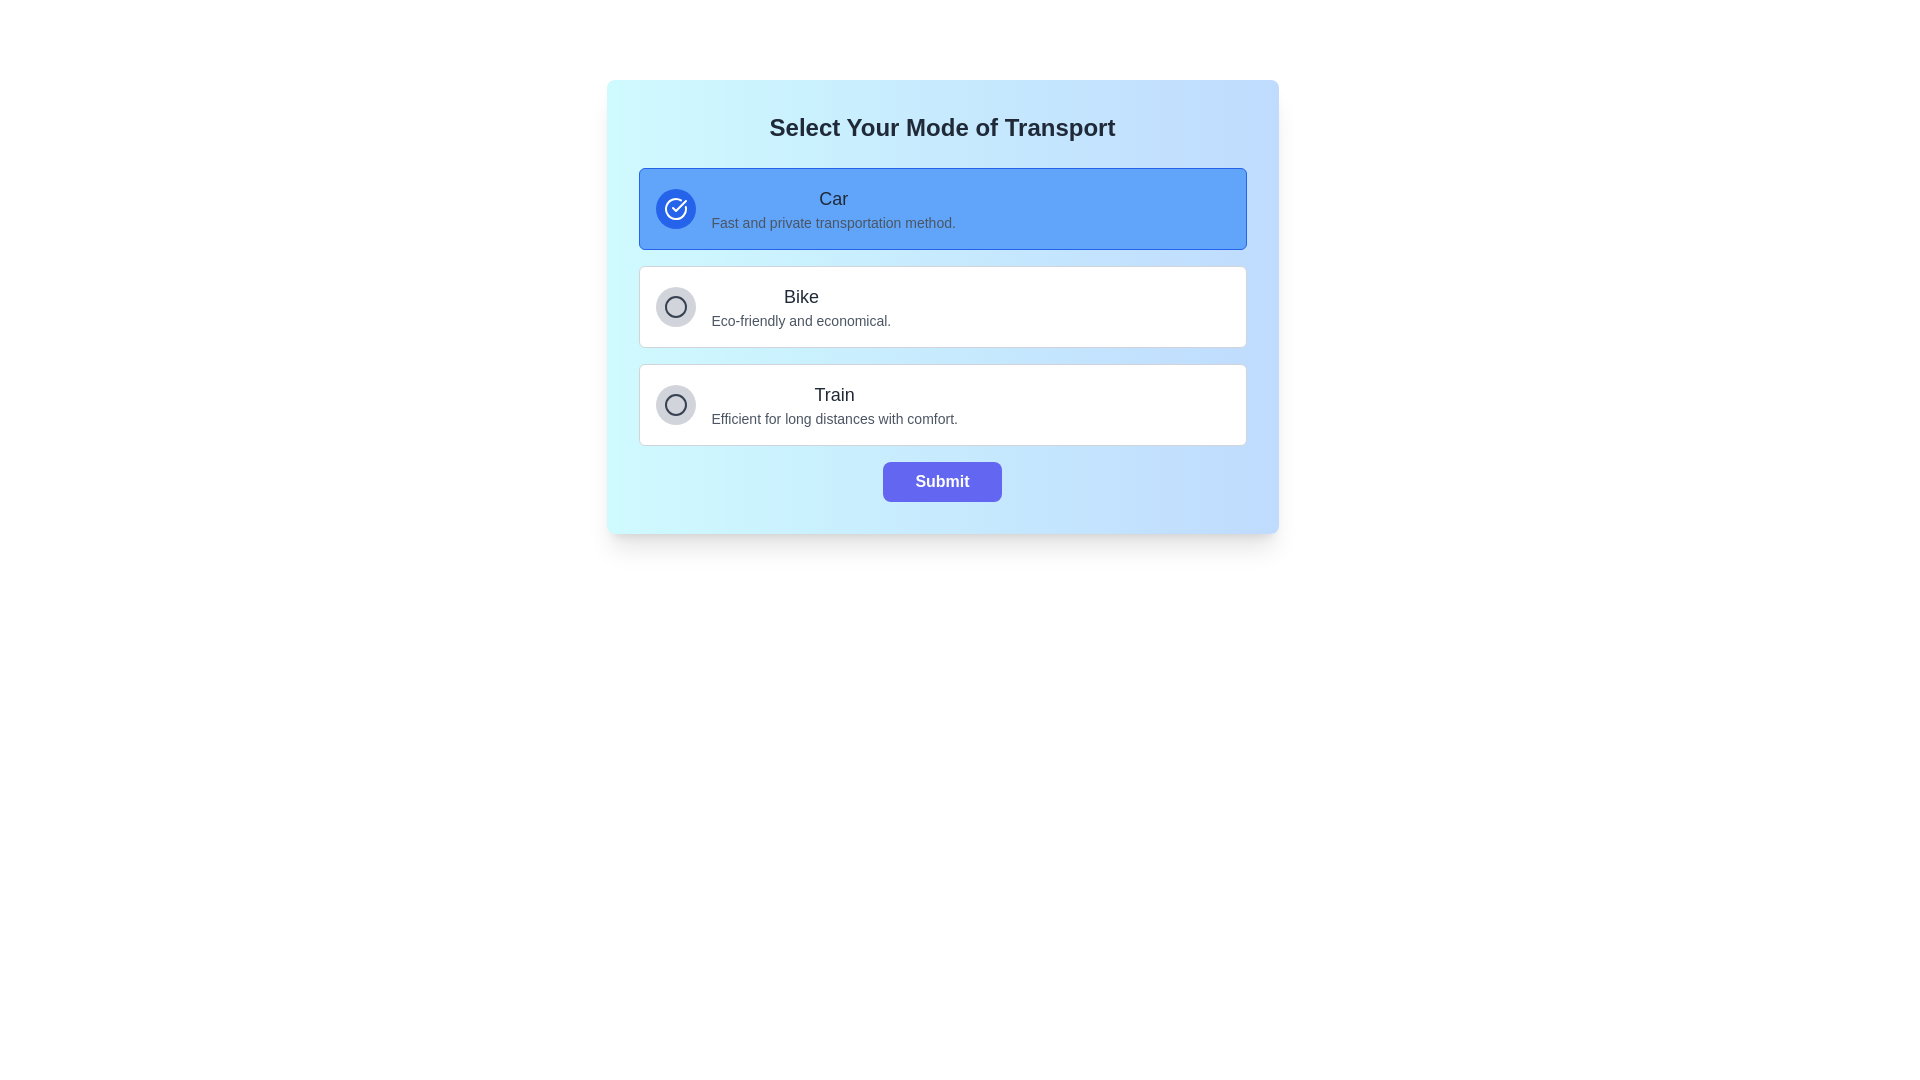 The image size is (1920, 1080). What do you see at coordinates (941, 307) in the screenshot?
I see `the selection menu titled 'Select Your Mode of Transport' which features options for Car, Bike, and Train, along with a centrally aligned Submit button` at bounding box center [941, 307].